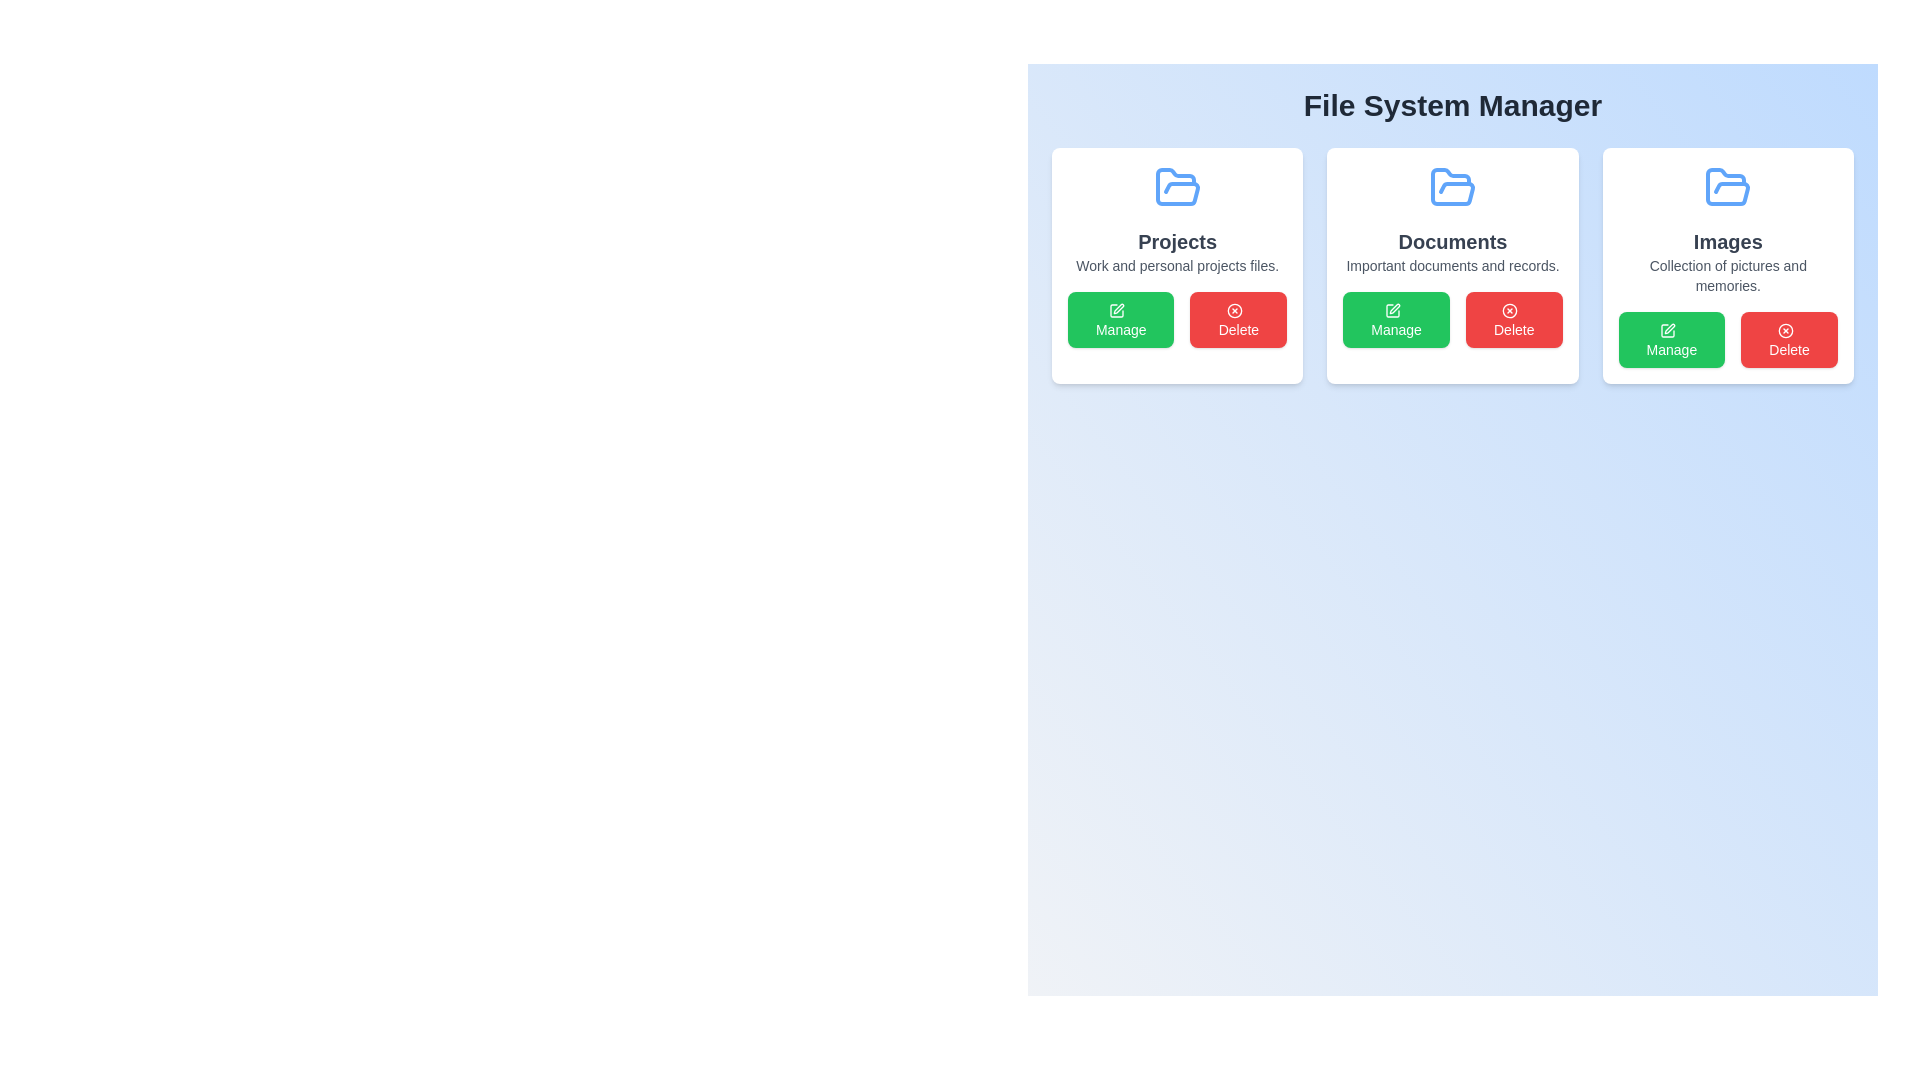  I want to click on the editing icon located within the green 'Manage' button in the 'Images' card, which is positioned in the rightmost column of the three main cards on the page, so click(1669, 328).